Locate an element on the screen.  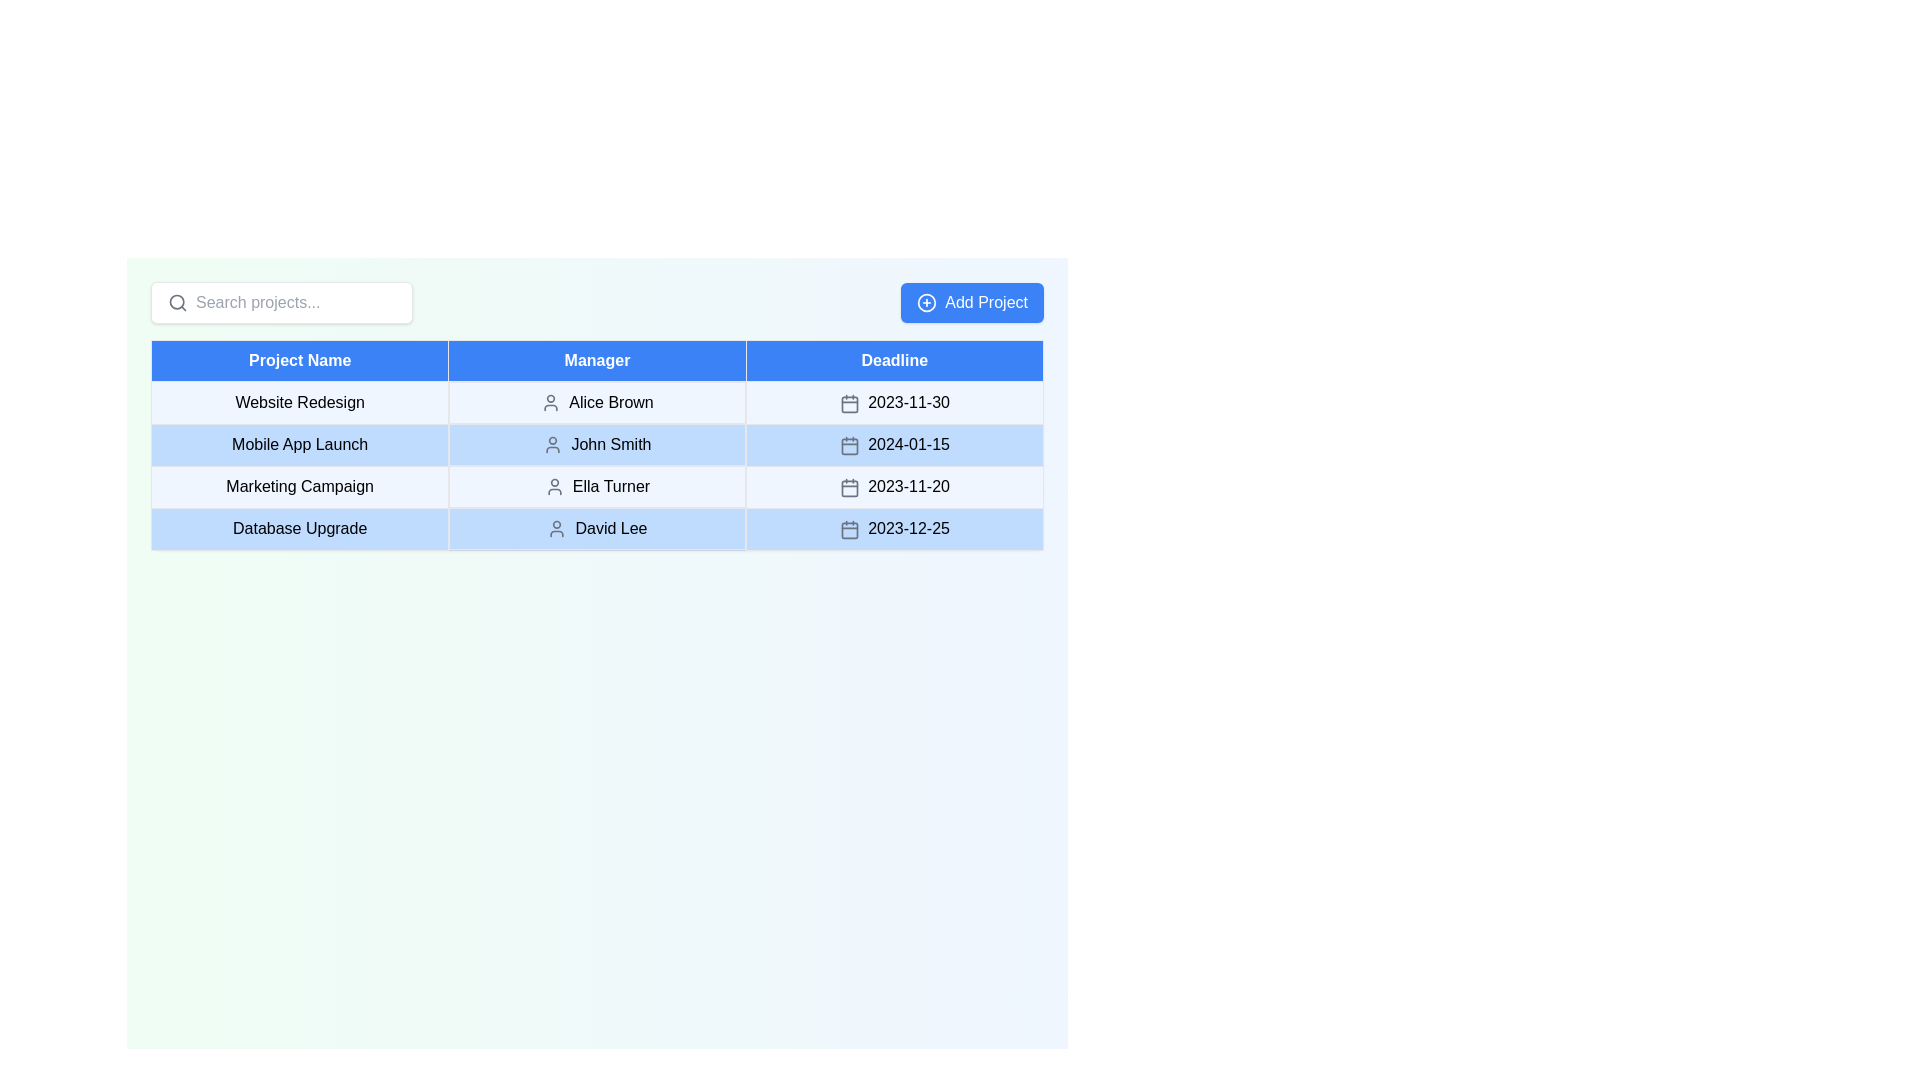
the 'Mobile App Launch' text label which is styled with a light blue background and located in the first column of the second row in the table layout is located at coordinates (299, 443).